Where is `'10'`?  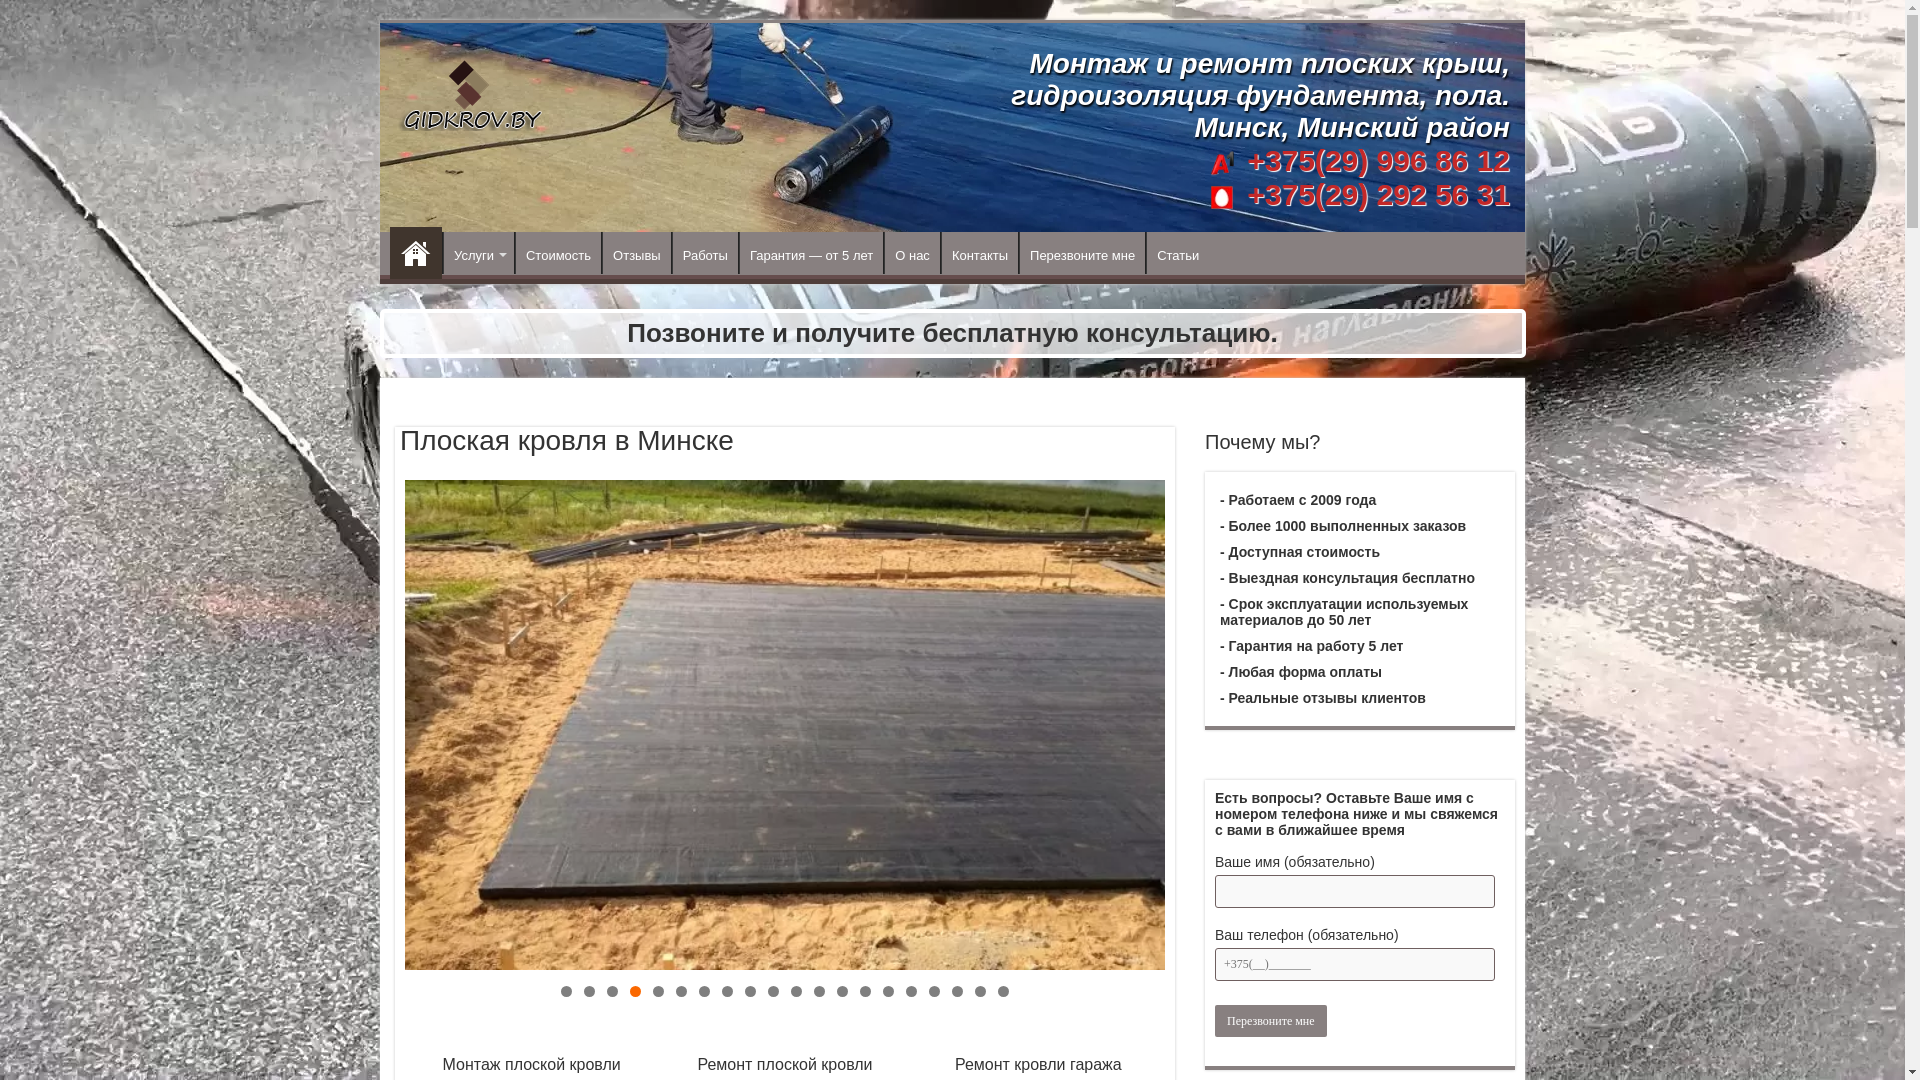 '10' is located at coordinates (772, 991).